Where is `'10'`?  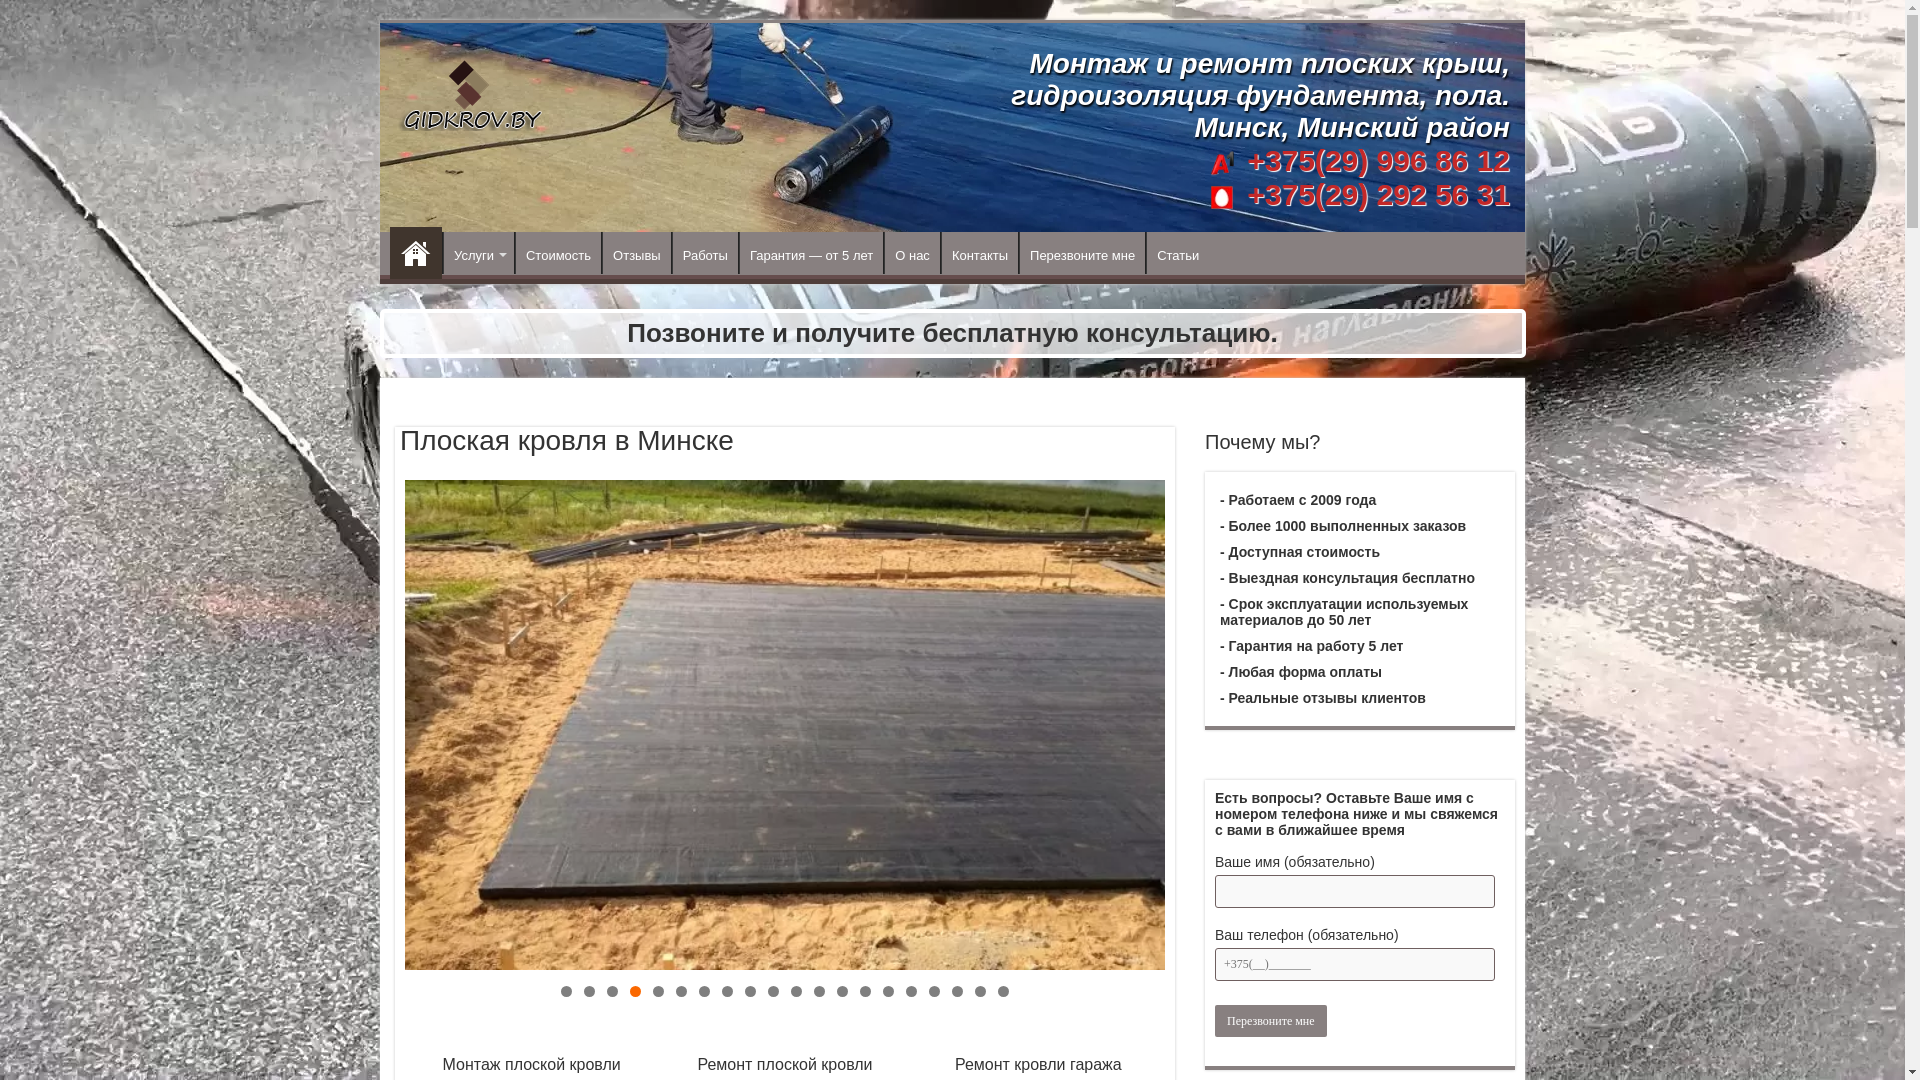 '10' is located at coordinates (772, 991).